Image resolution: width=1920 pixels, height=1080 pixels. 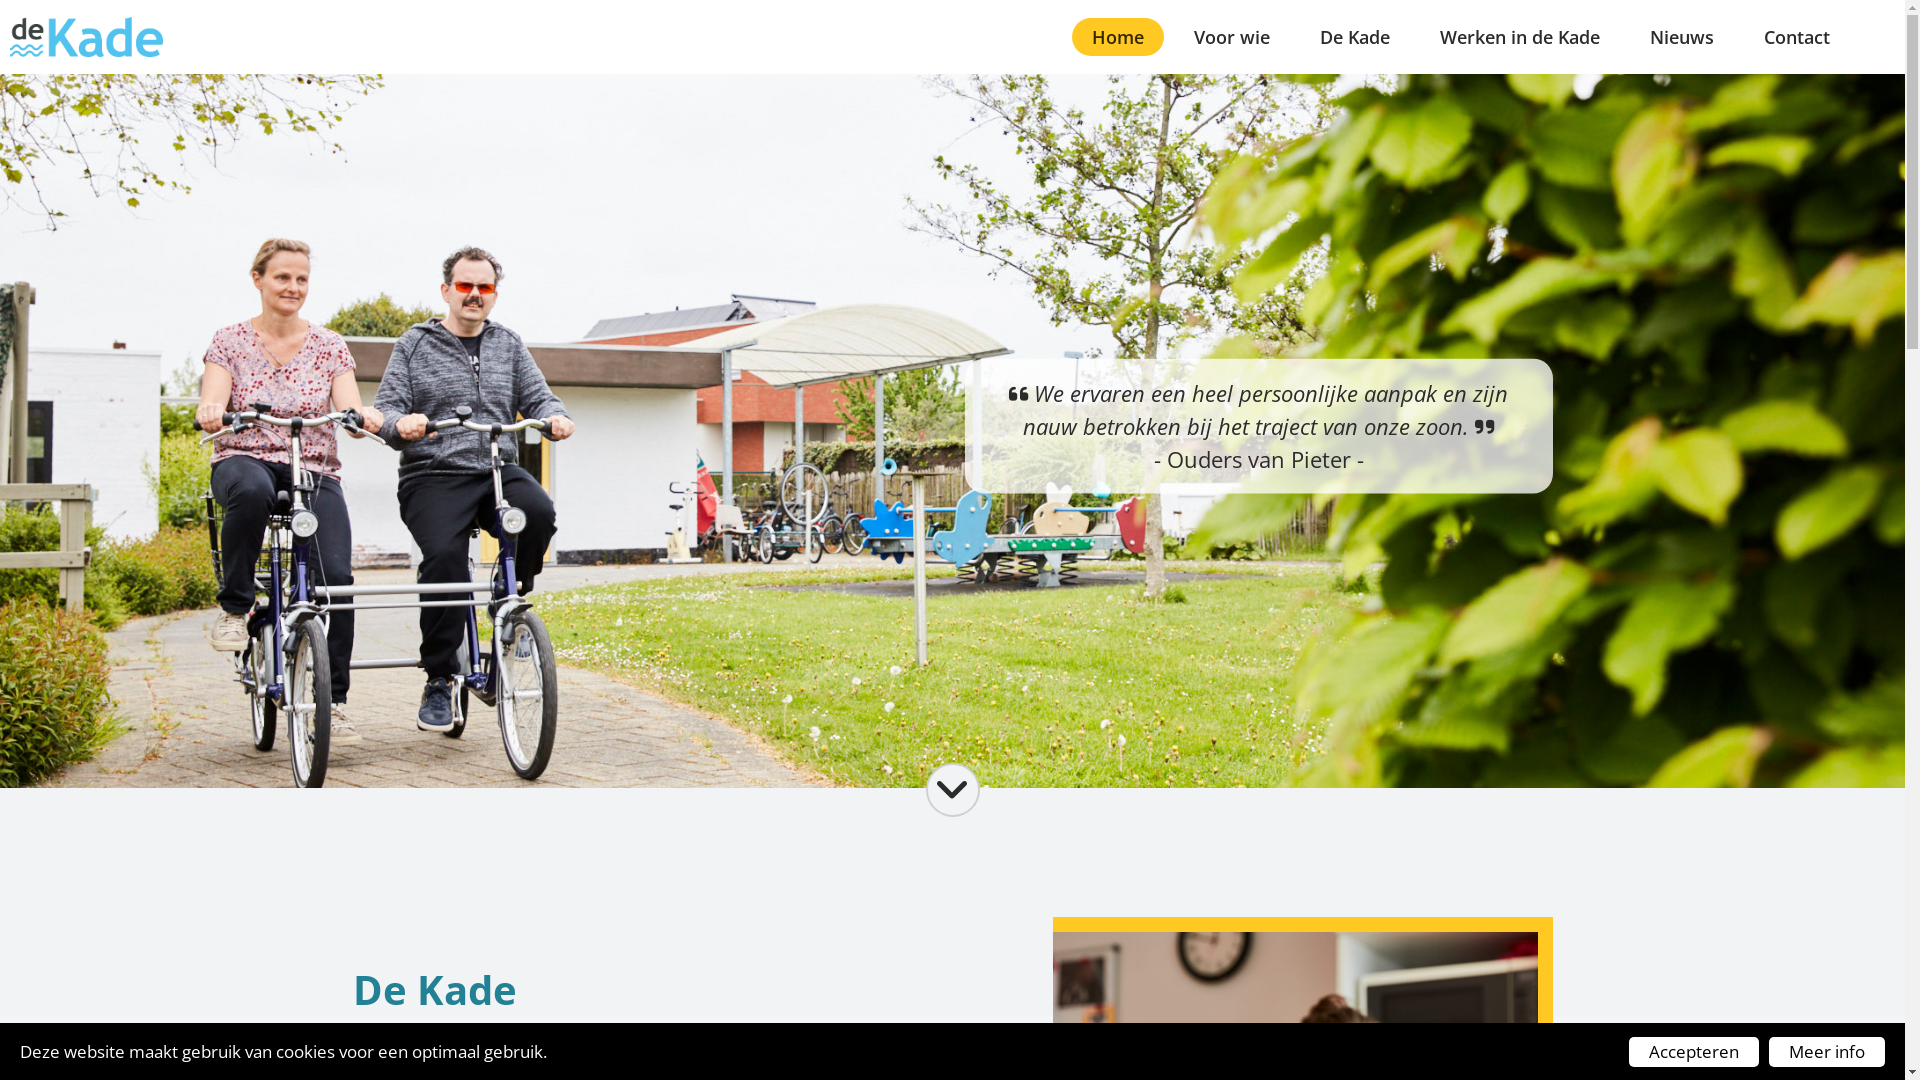 I want to click on 'Werken in de Kade', so click(x=1520, y=37).